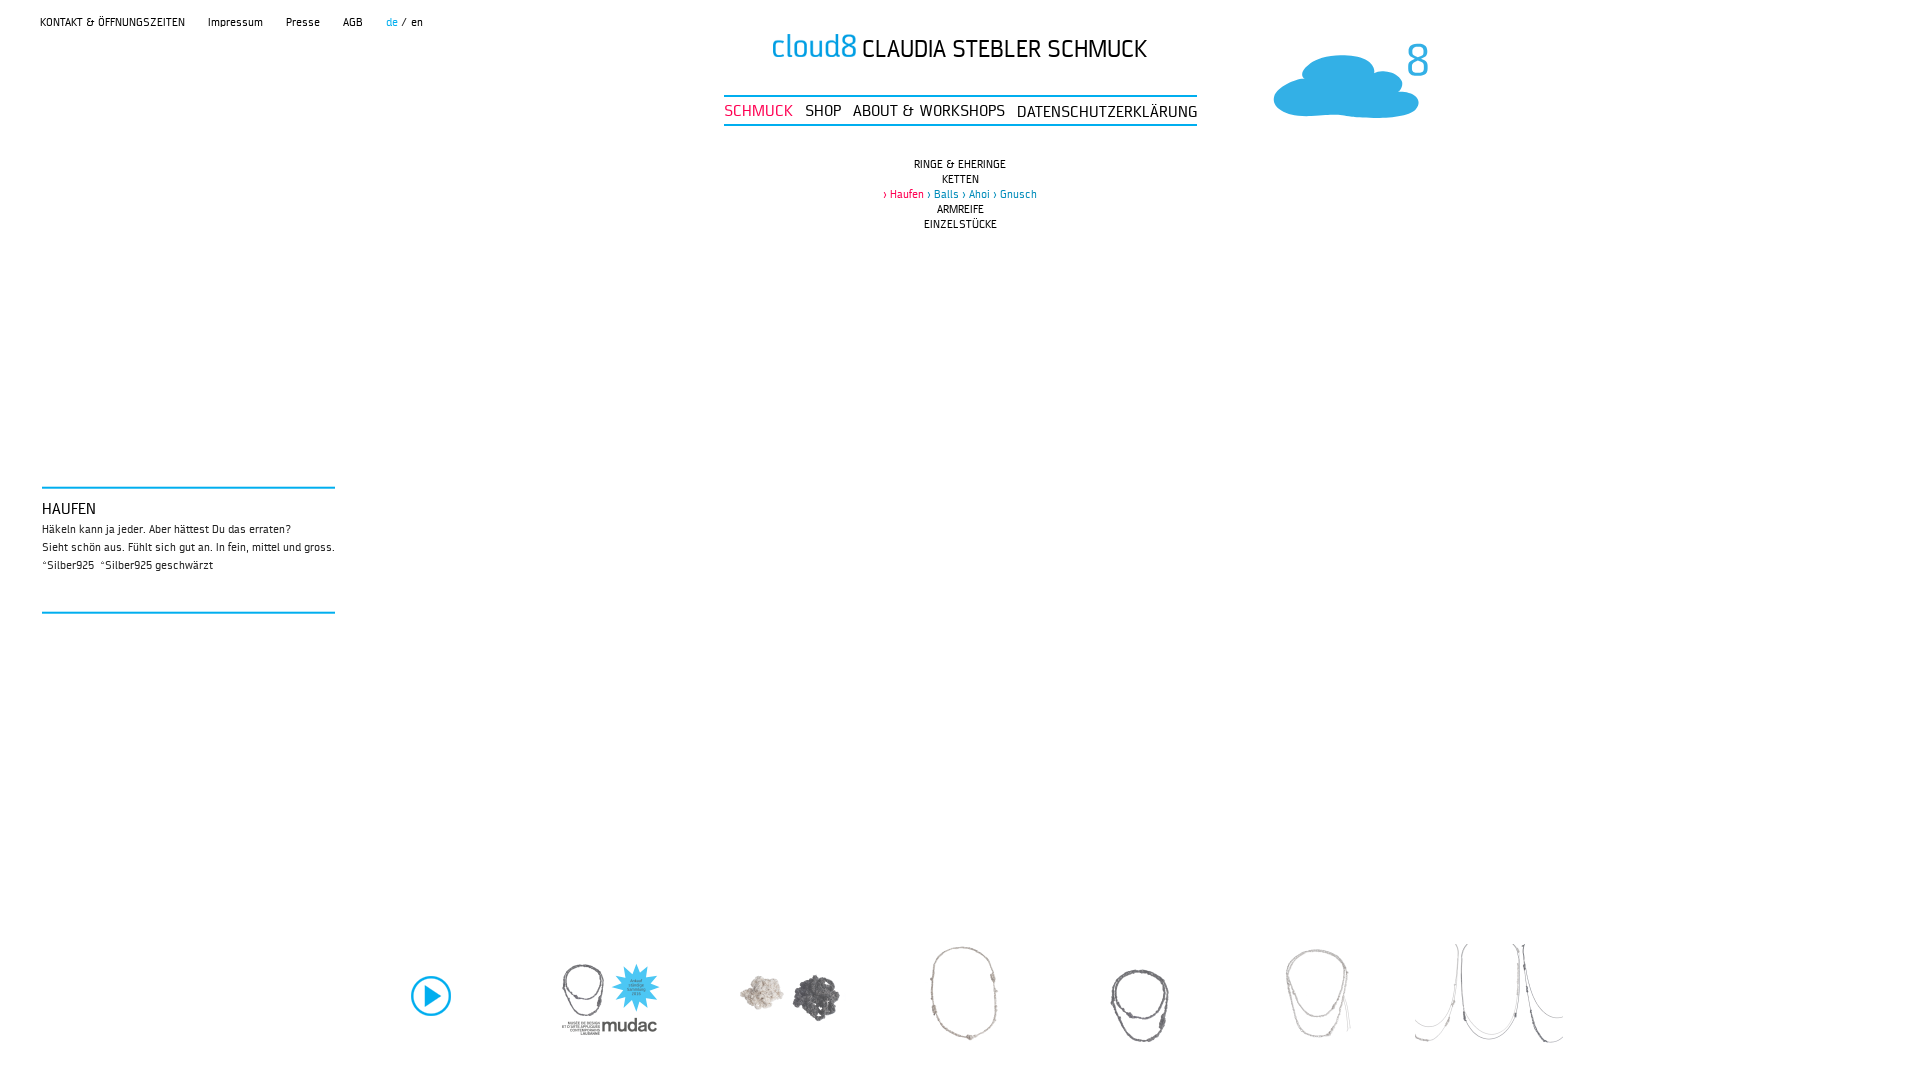 This screenshot has width=1920, height=1080. I want to click on 'SCHMUCK', so click(757, 111).